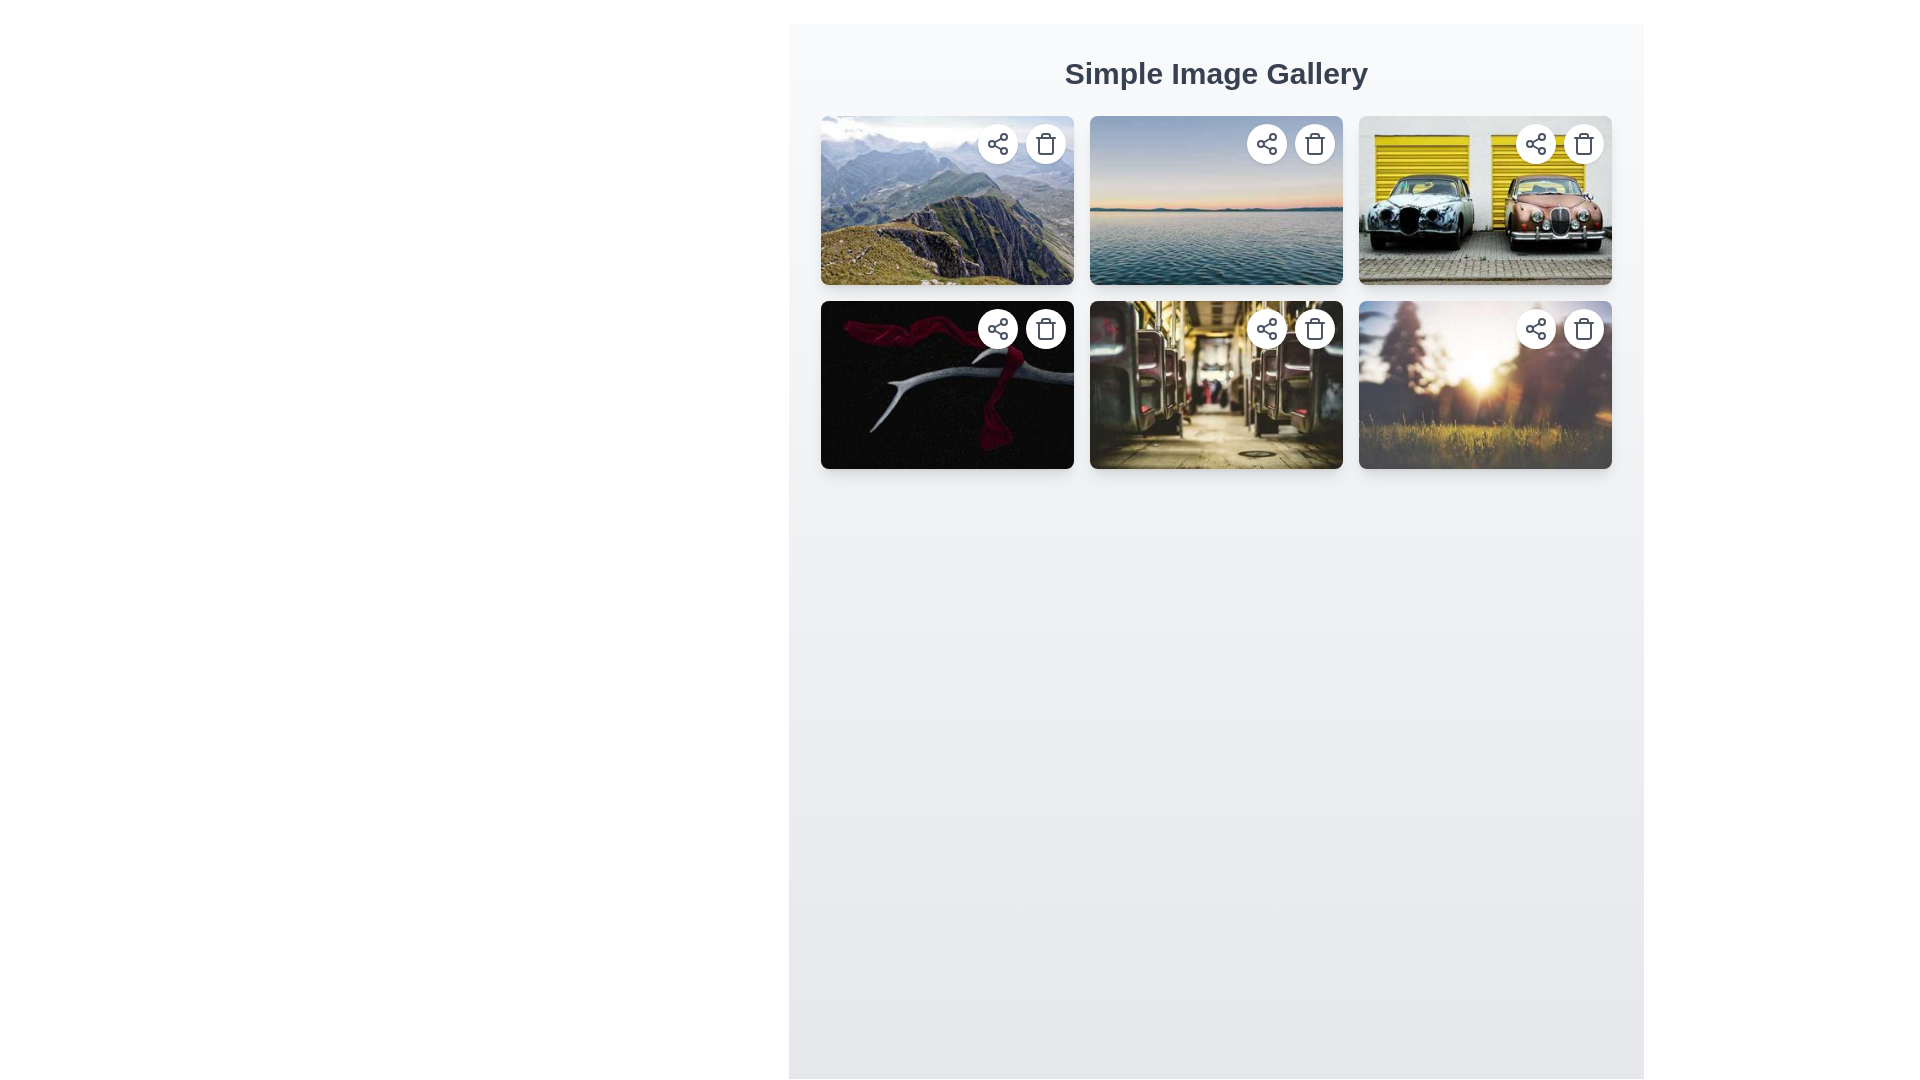  Describe the element at coordinates (1045, 142) in the screenshot. I see `the circular button with a trash can icon located at the top-right corner of the first image` at that location.